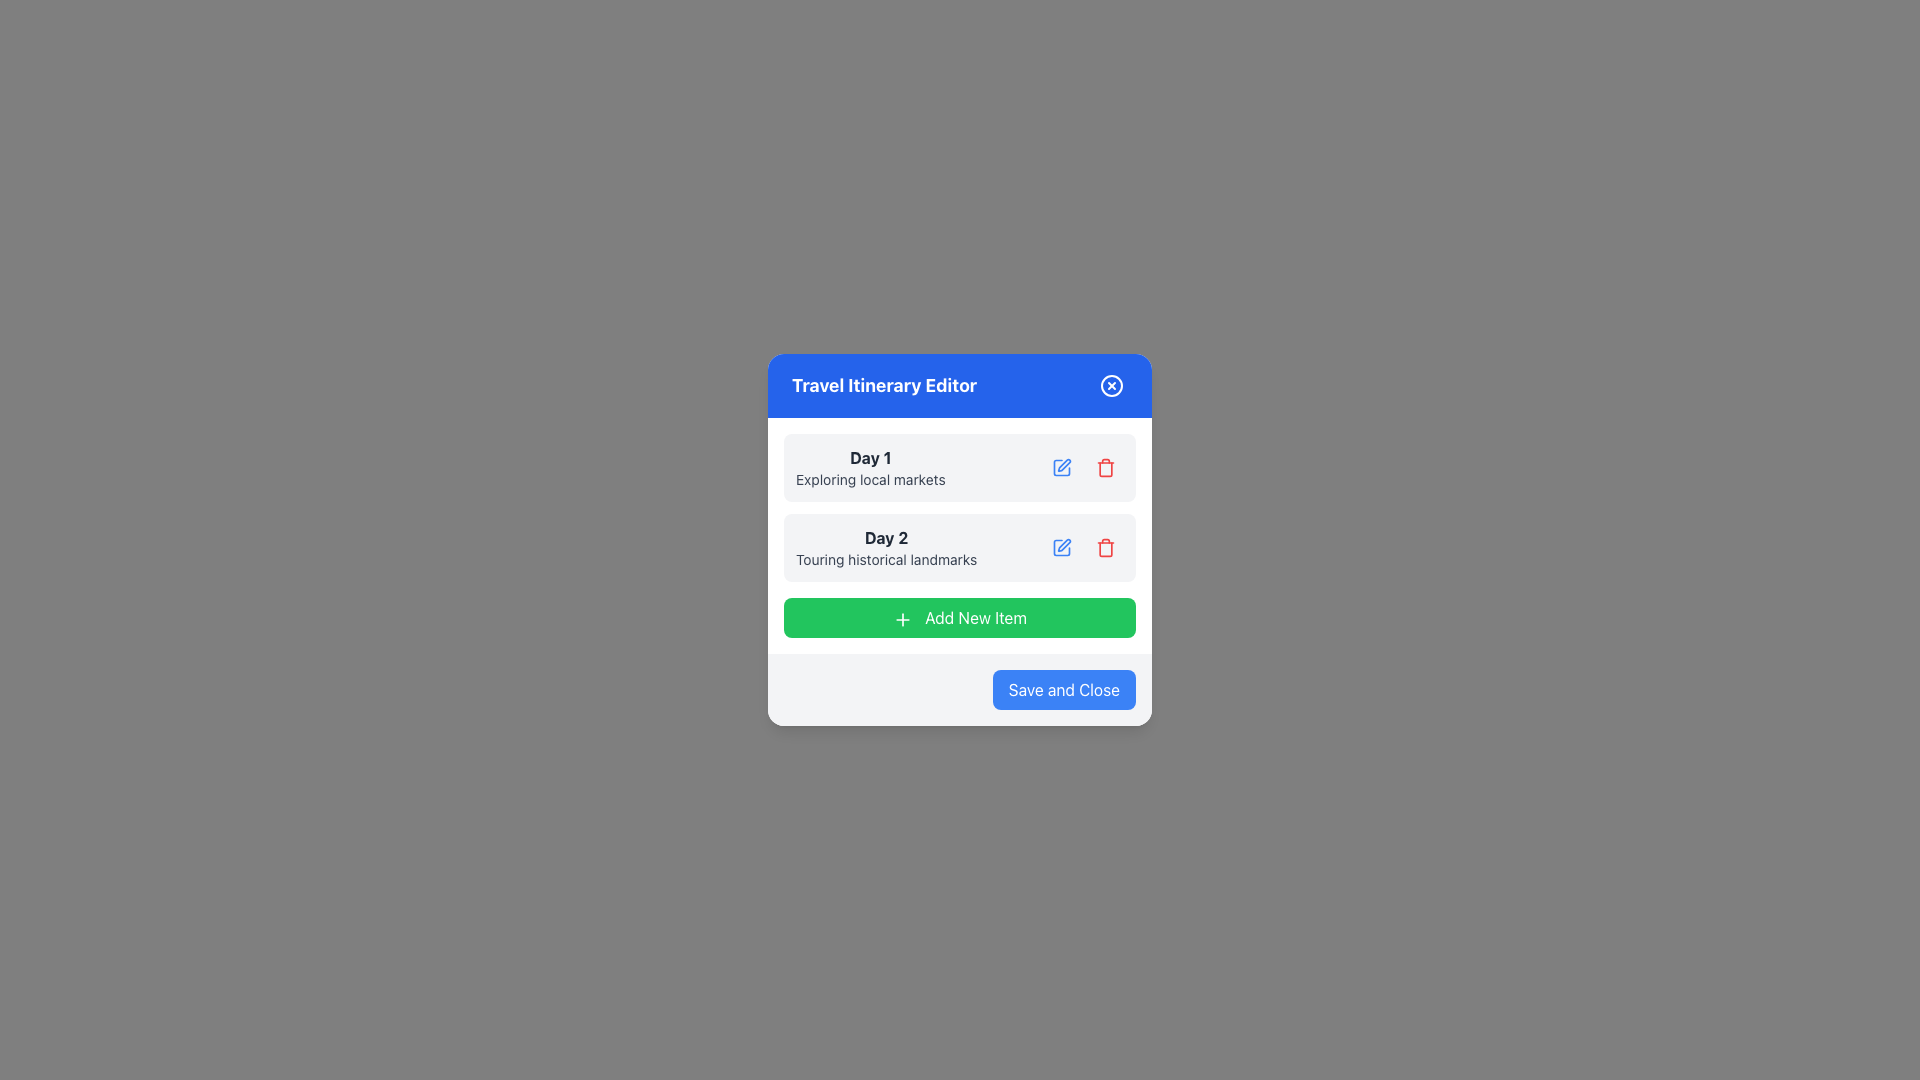  Describe the element at coordinates (885, 559) in the screenshot. I see `the text label that reads 'Touring historical landmarks', which is located below the bolded 'Day 2' text in the itinerary editor modal` at that location.